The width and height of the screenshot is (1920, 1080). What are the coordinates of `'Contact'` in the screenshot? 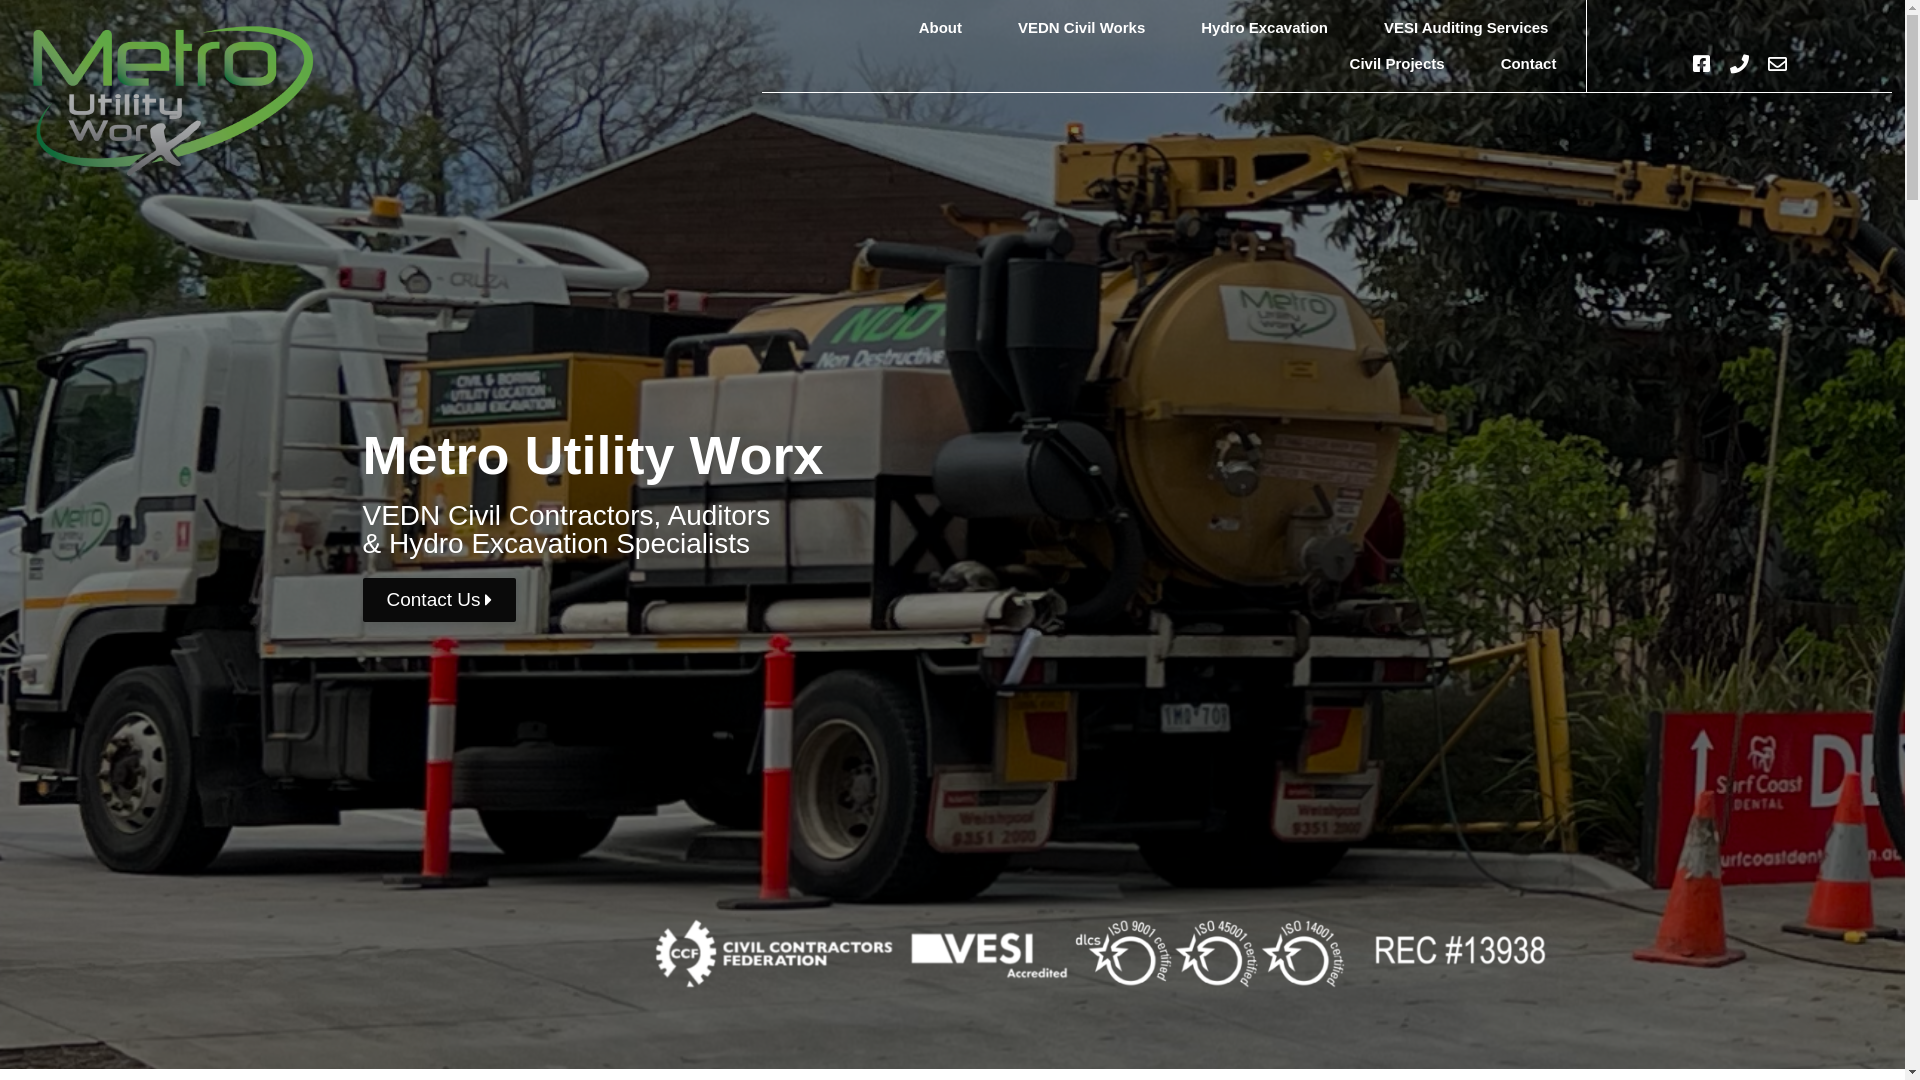 It's located at (1528, 63).